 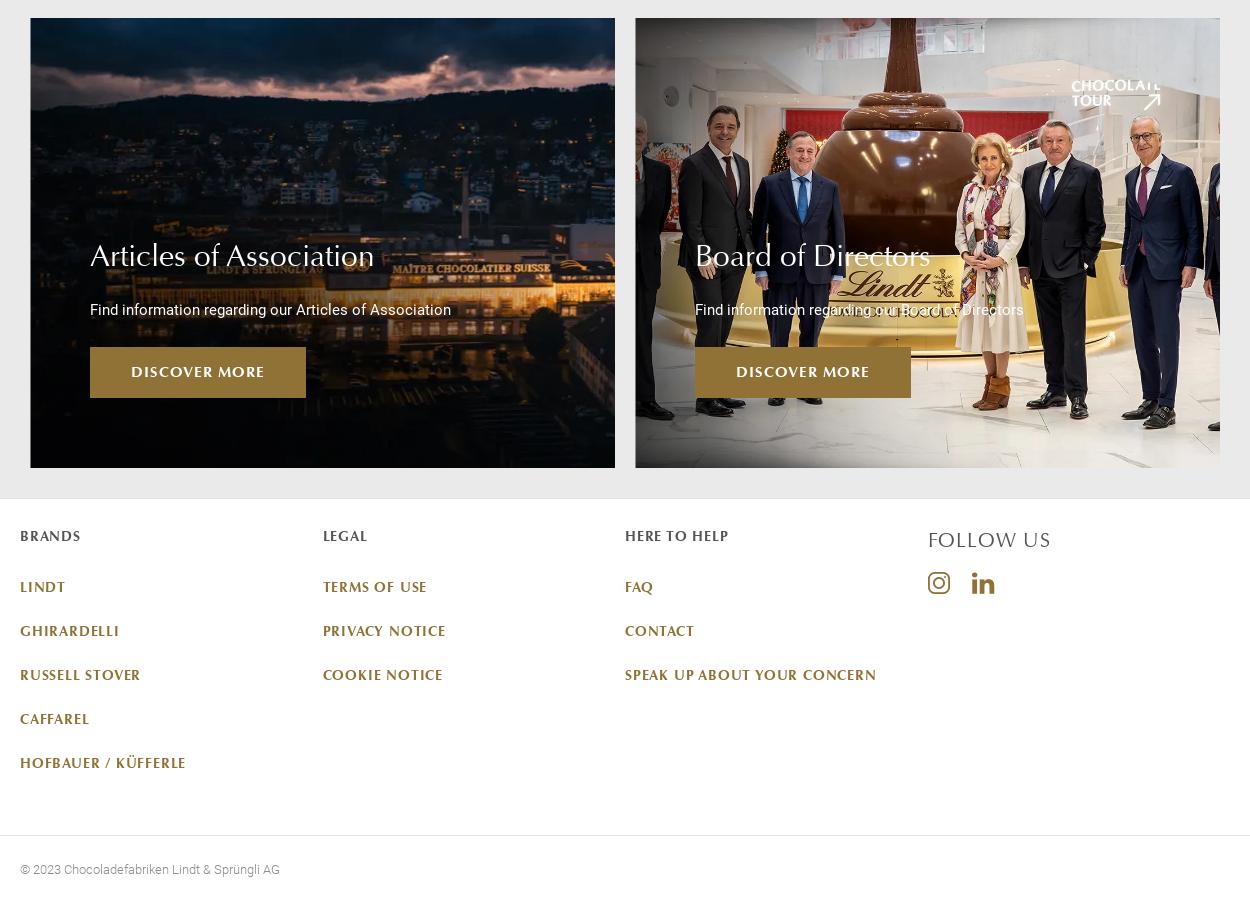 I want to click on 'PRIVACY NOTICE', so click(x=383, y=629).